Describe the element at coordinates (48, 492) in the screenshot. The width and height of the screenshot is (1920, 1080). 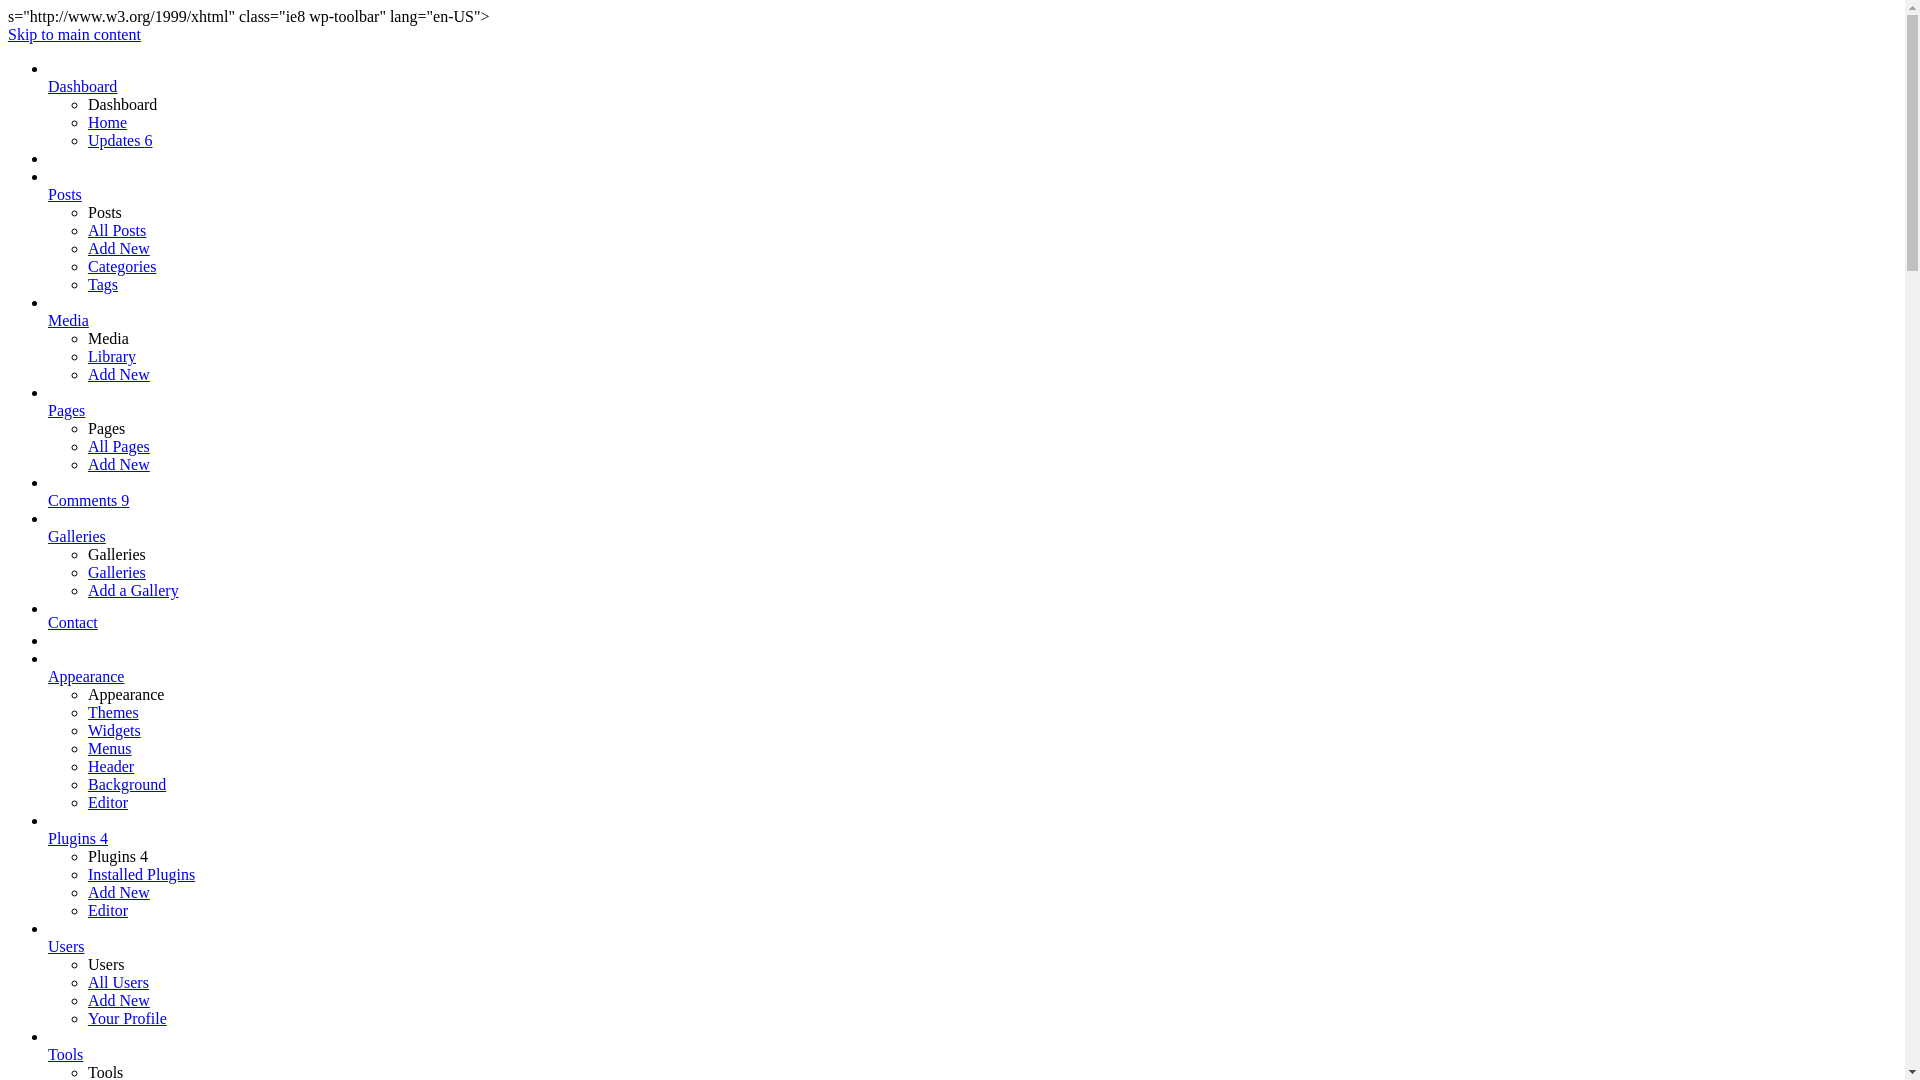
I see `'Comments 9'` at that location.